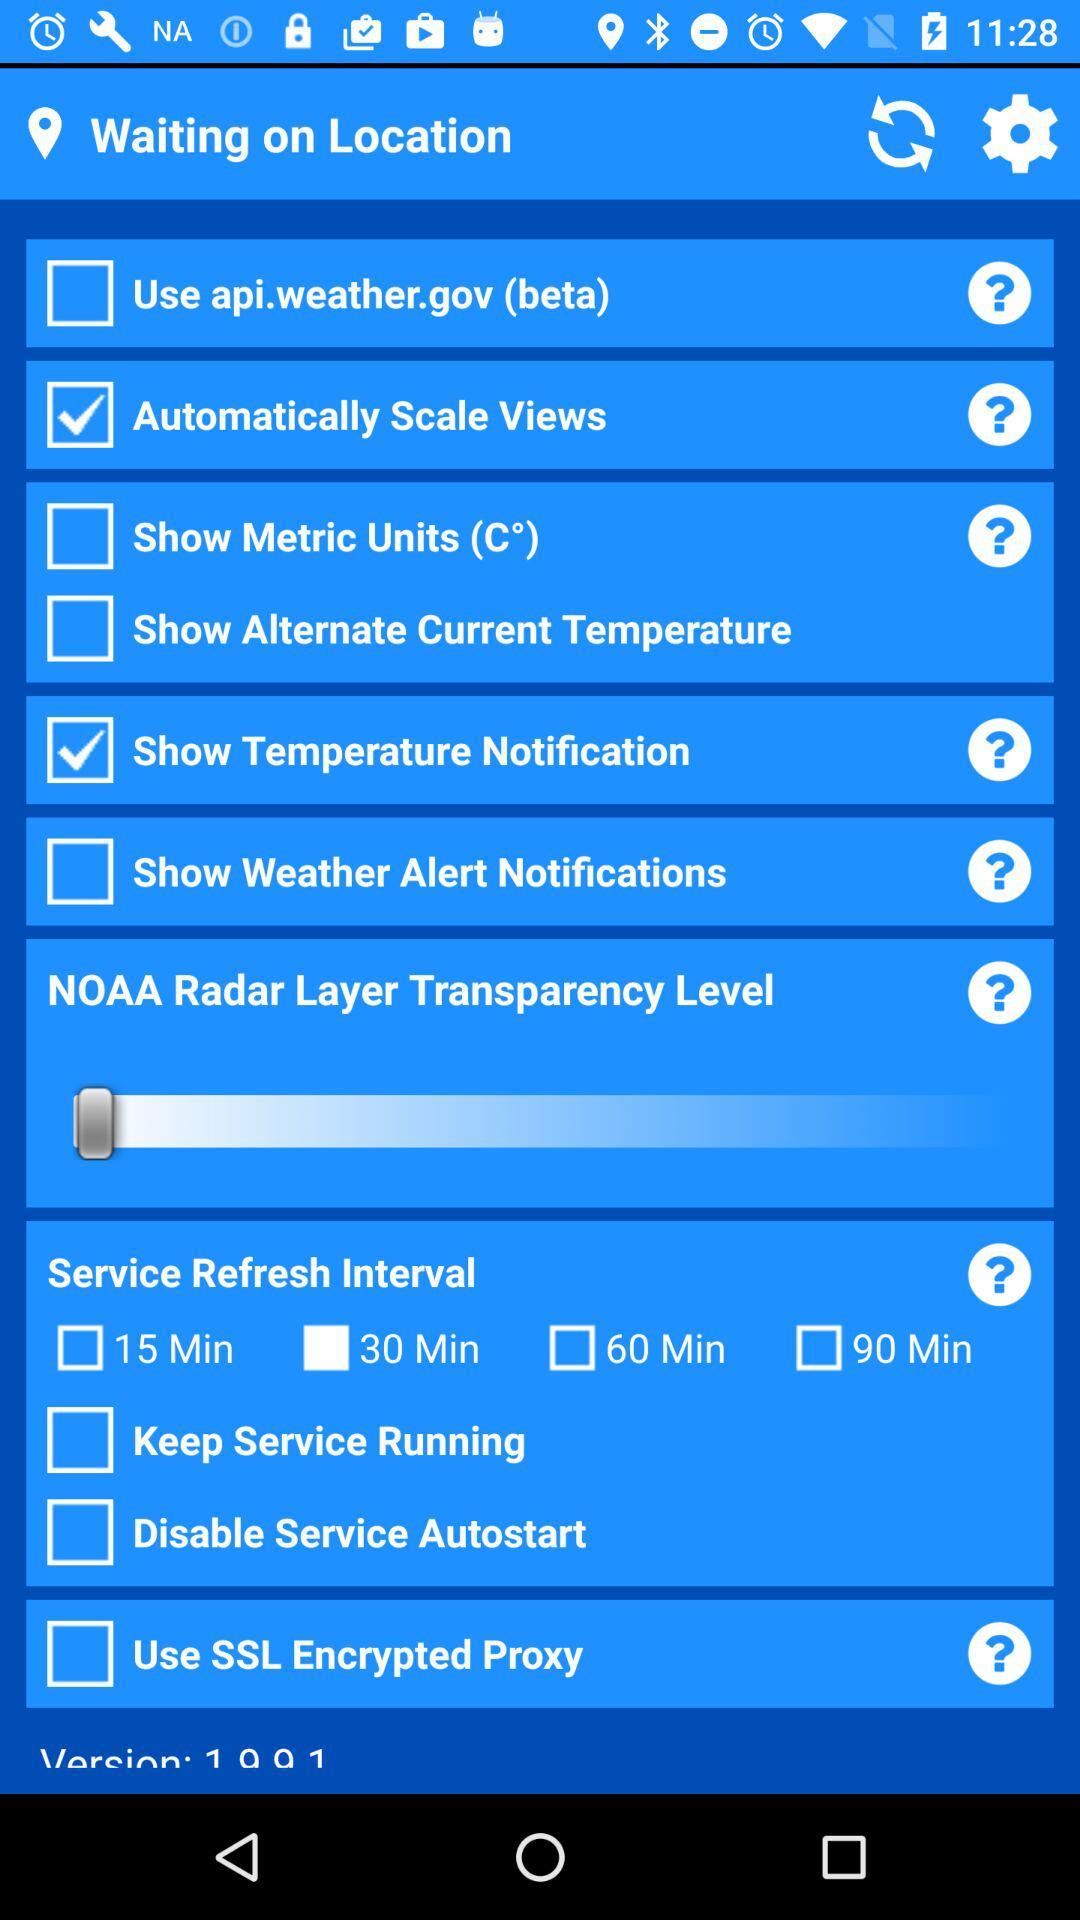 The width and height of the screenshot is (1080, 1920). What do you see at coordinates (999, 292) in the screenshot?
I see `the help icon` at bounding box center [999, 292].